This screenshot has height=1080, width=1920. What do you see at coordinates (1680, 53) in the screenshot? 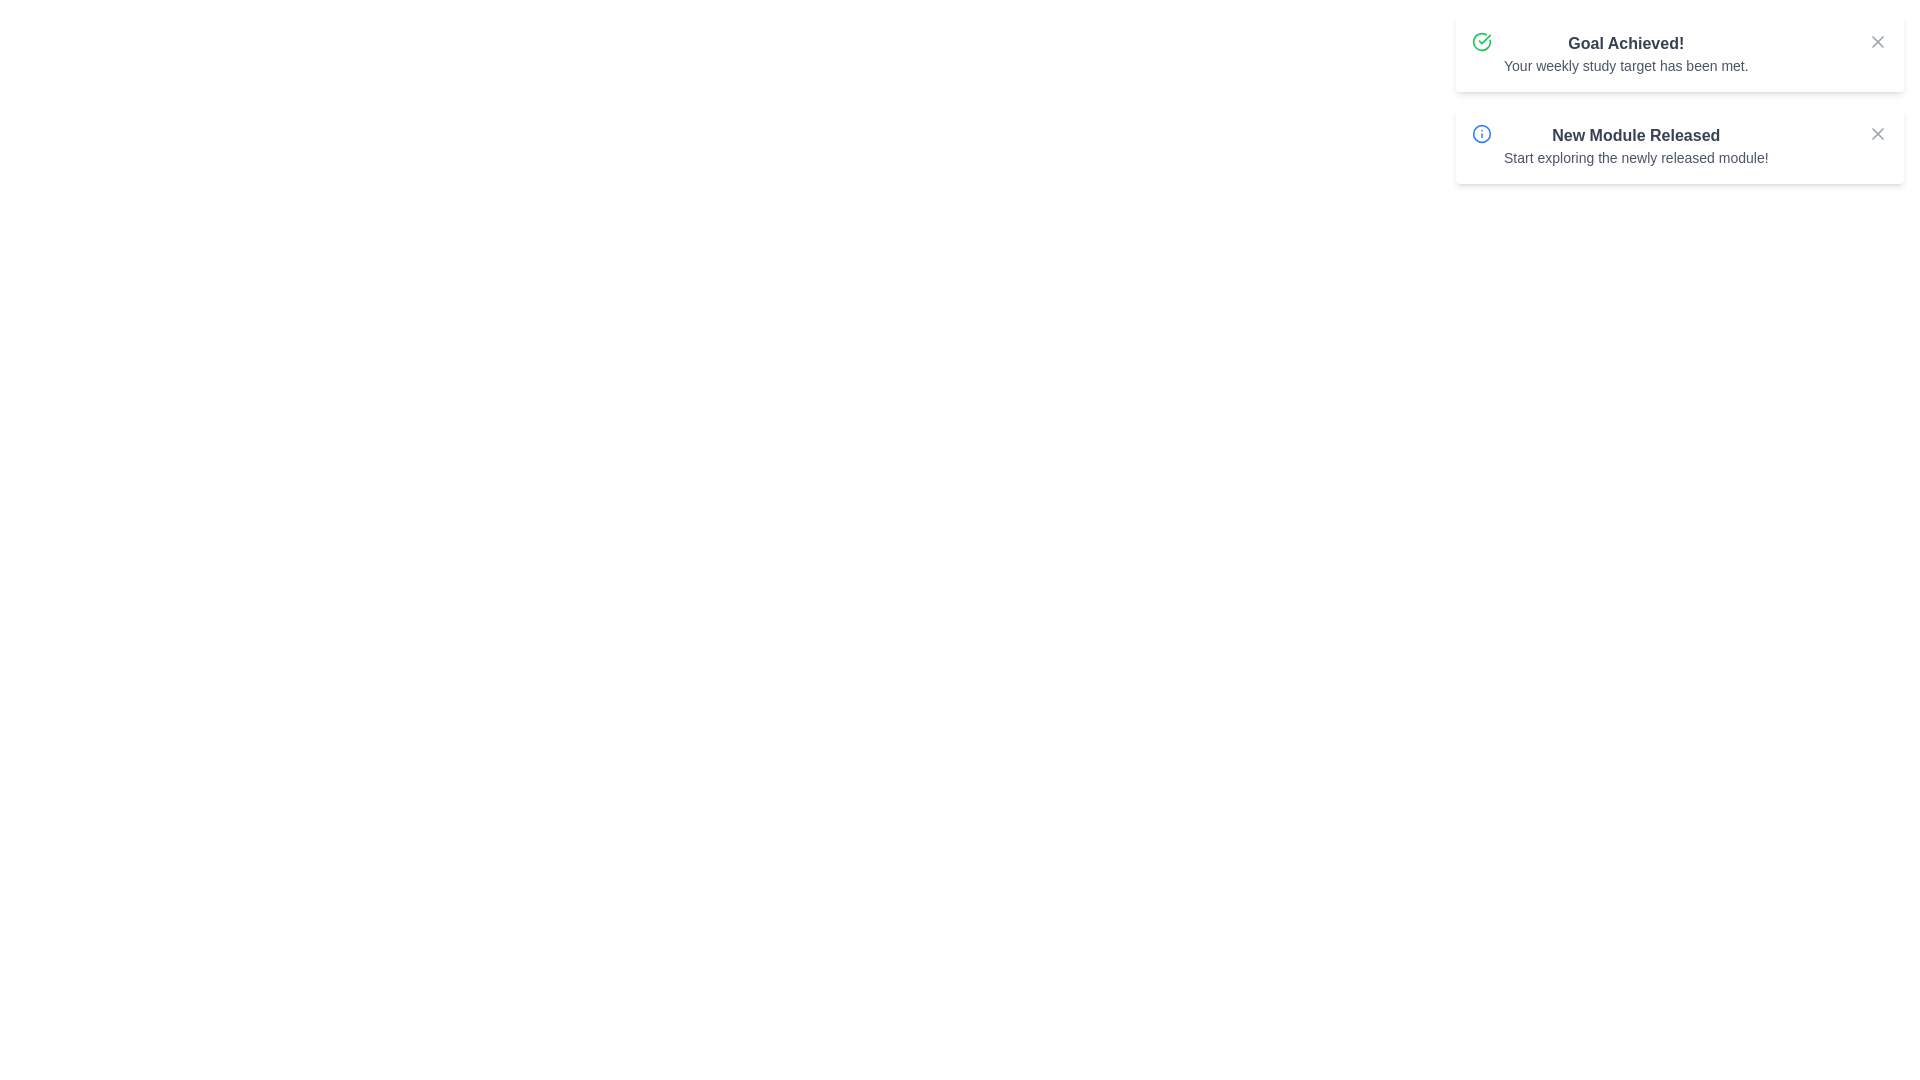
I see `the notification to observe hover effects` at bounding box center [1680, 53].